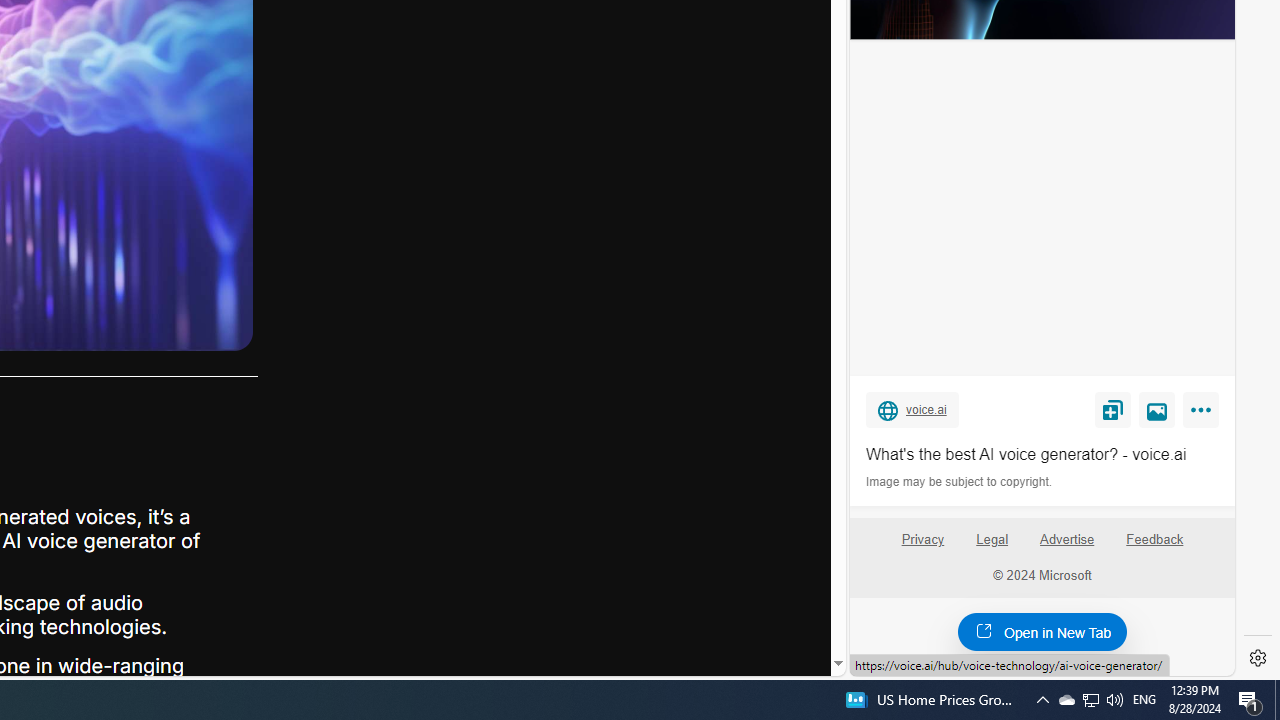 The image size is (1280, 720). I want to click on 'Save', so click(1111, 408).